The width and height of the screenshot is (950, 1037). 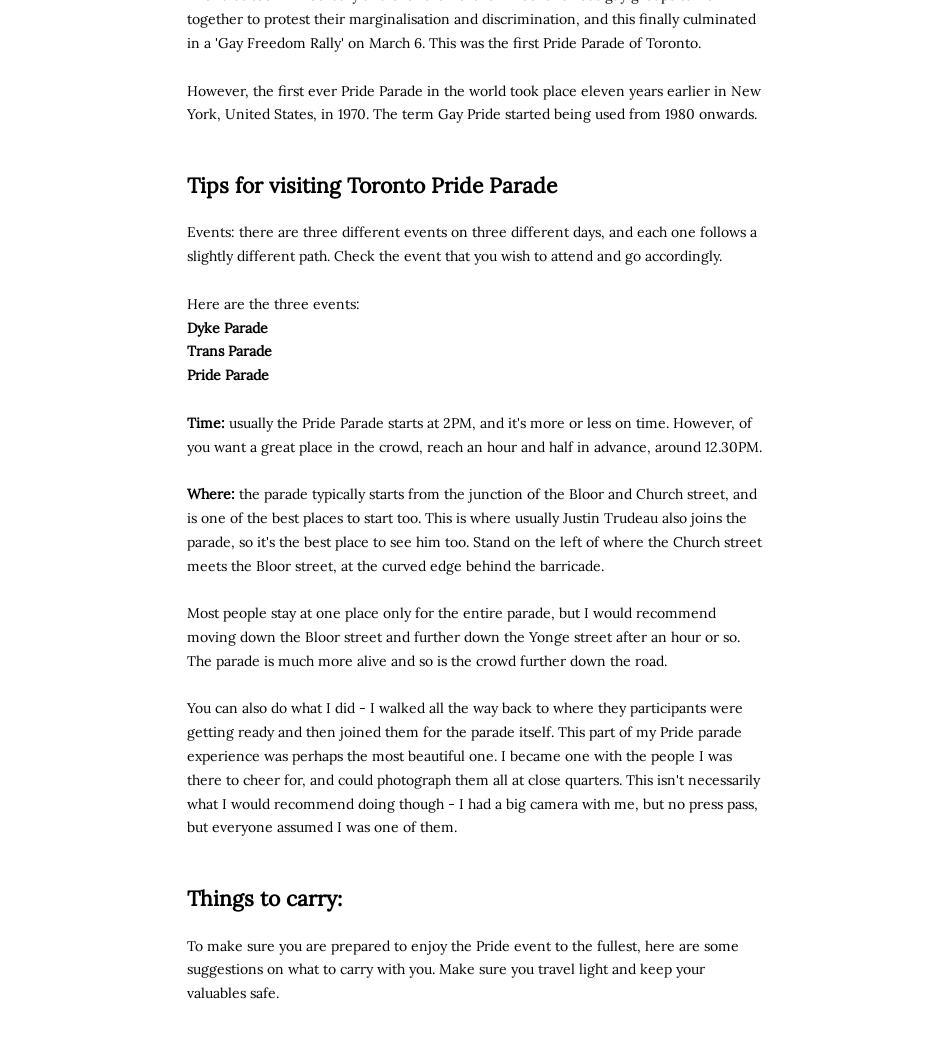 What do you see at coordinates (186, 636) in the screenshot?
I see `'Most people stay at one place only for the entire parade, but I would recommend moving down the Bloor street and further down the Yonge street after an hour or so. The parade is much more alive and so is the crowd further down the road.'` at bounding box center [186, 636].